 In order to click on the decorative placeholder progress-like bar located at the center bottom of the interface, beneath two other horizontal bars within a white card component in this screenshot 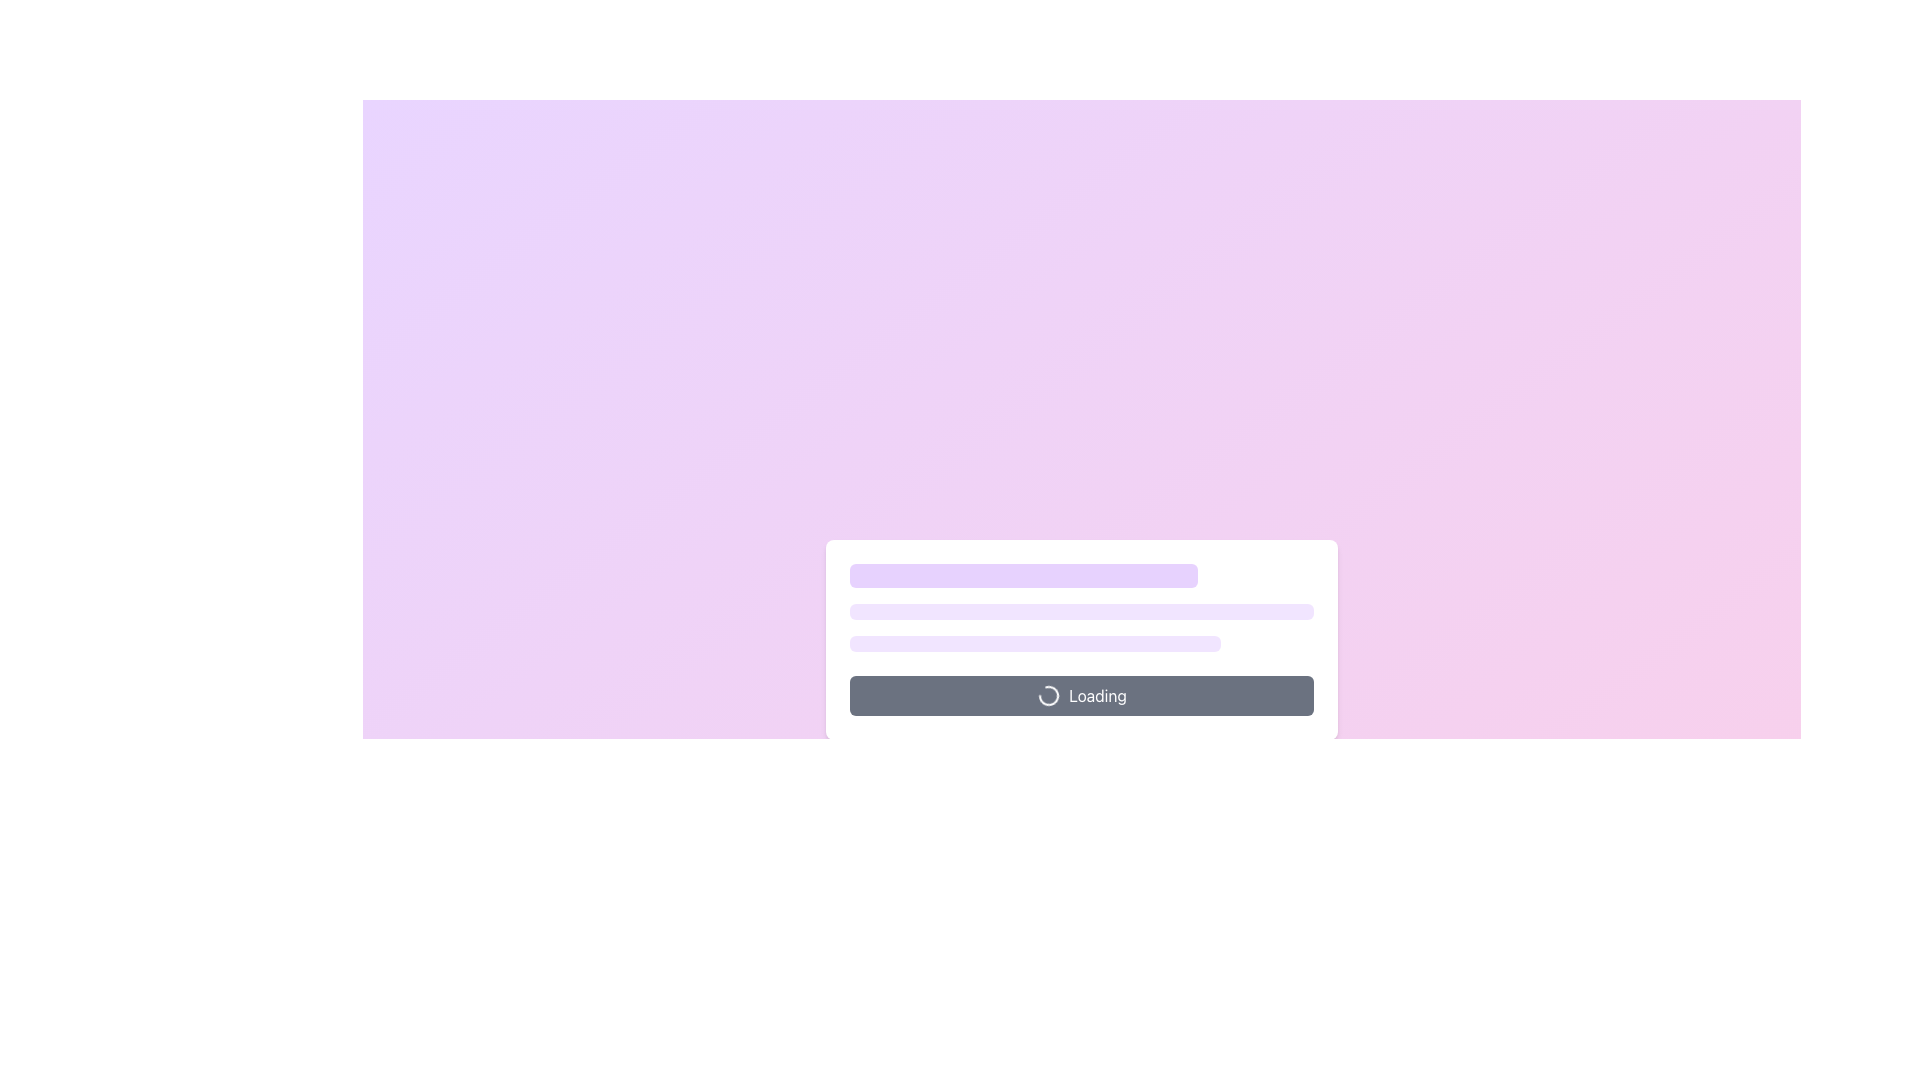, I will do `click(1035, 644)`.